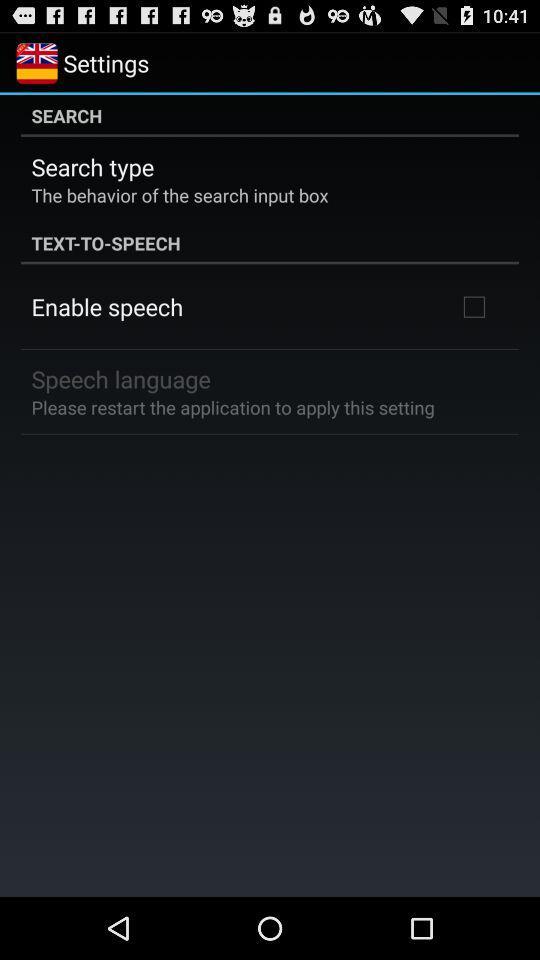 This screenshot has width=540, height=960. I want to click on item below the search type item, so click(179, 194).